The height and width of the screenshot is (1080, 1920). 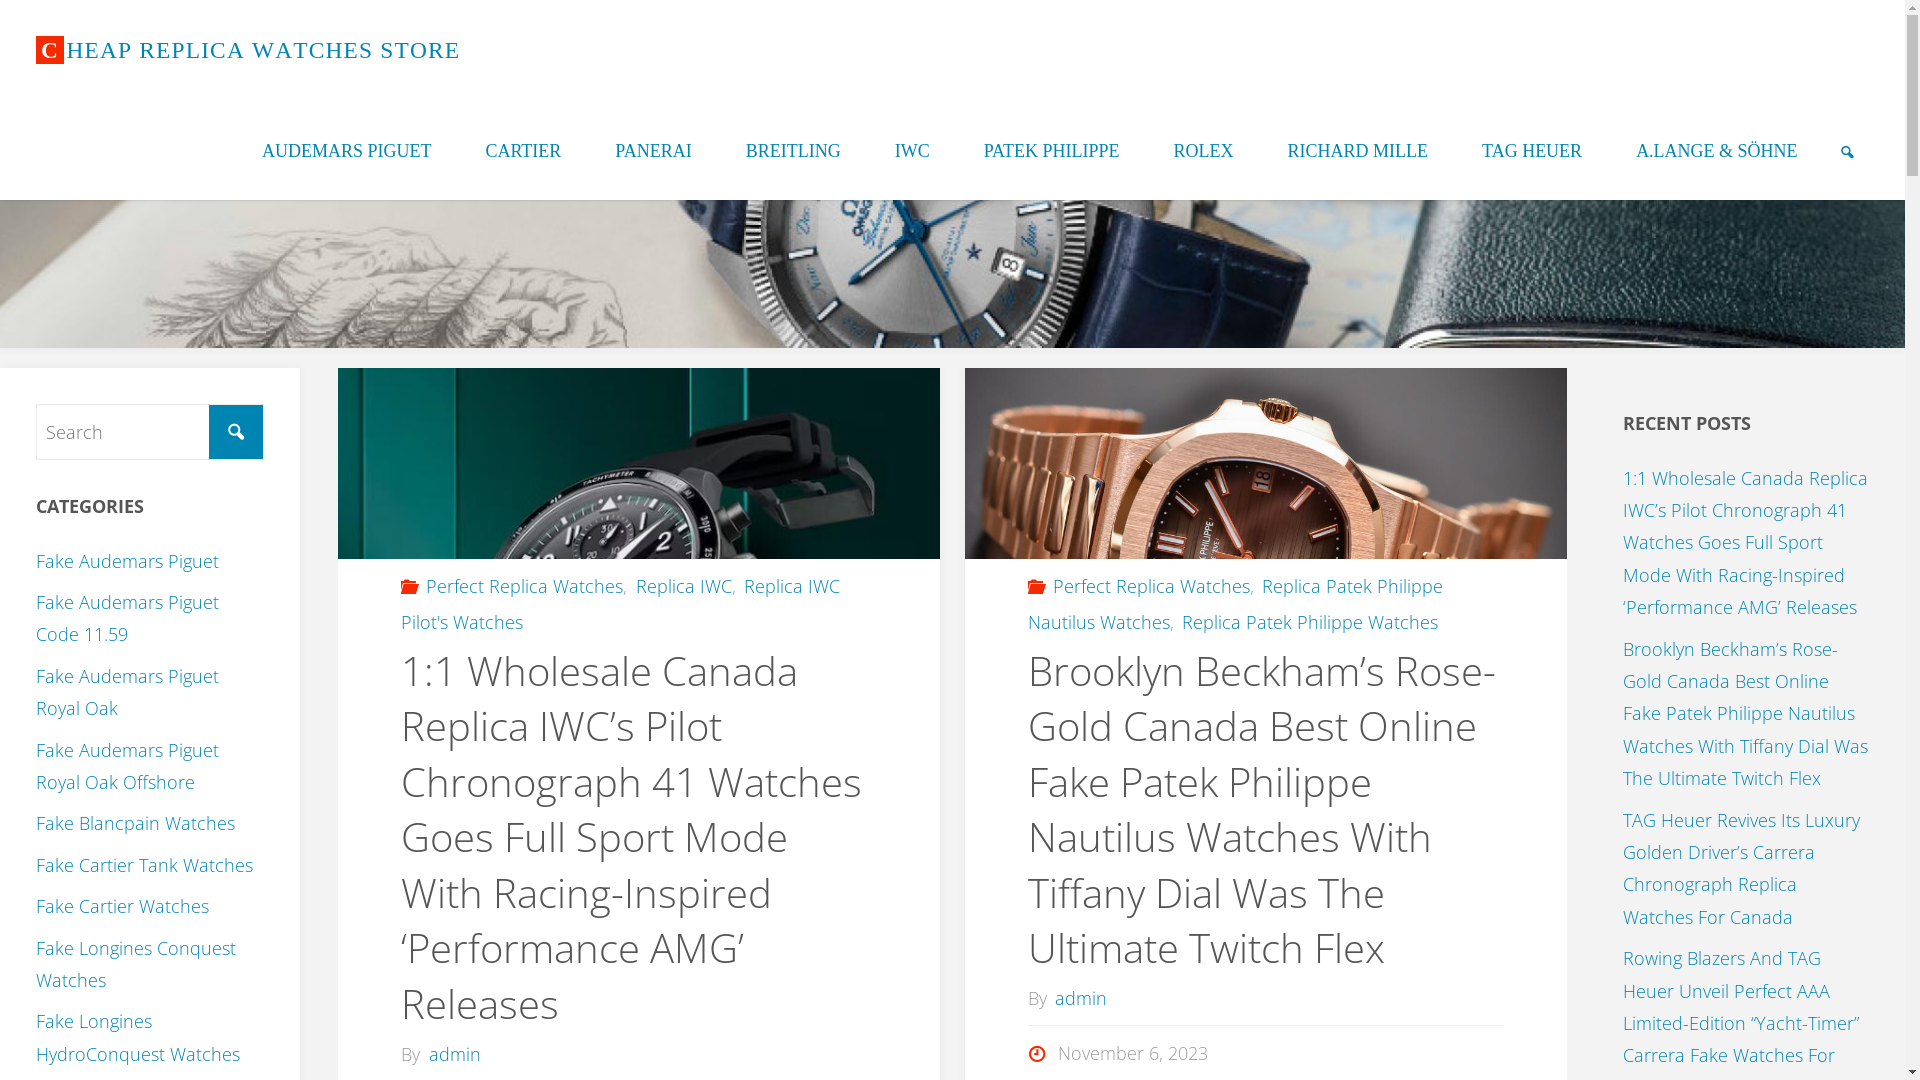 I want to click on 'Fake Audemars Piguet Code 11.59', so click(x=35, y=616).